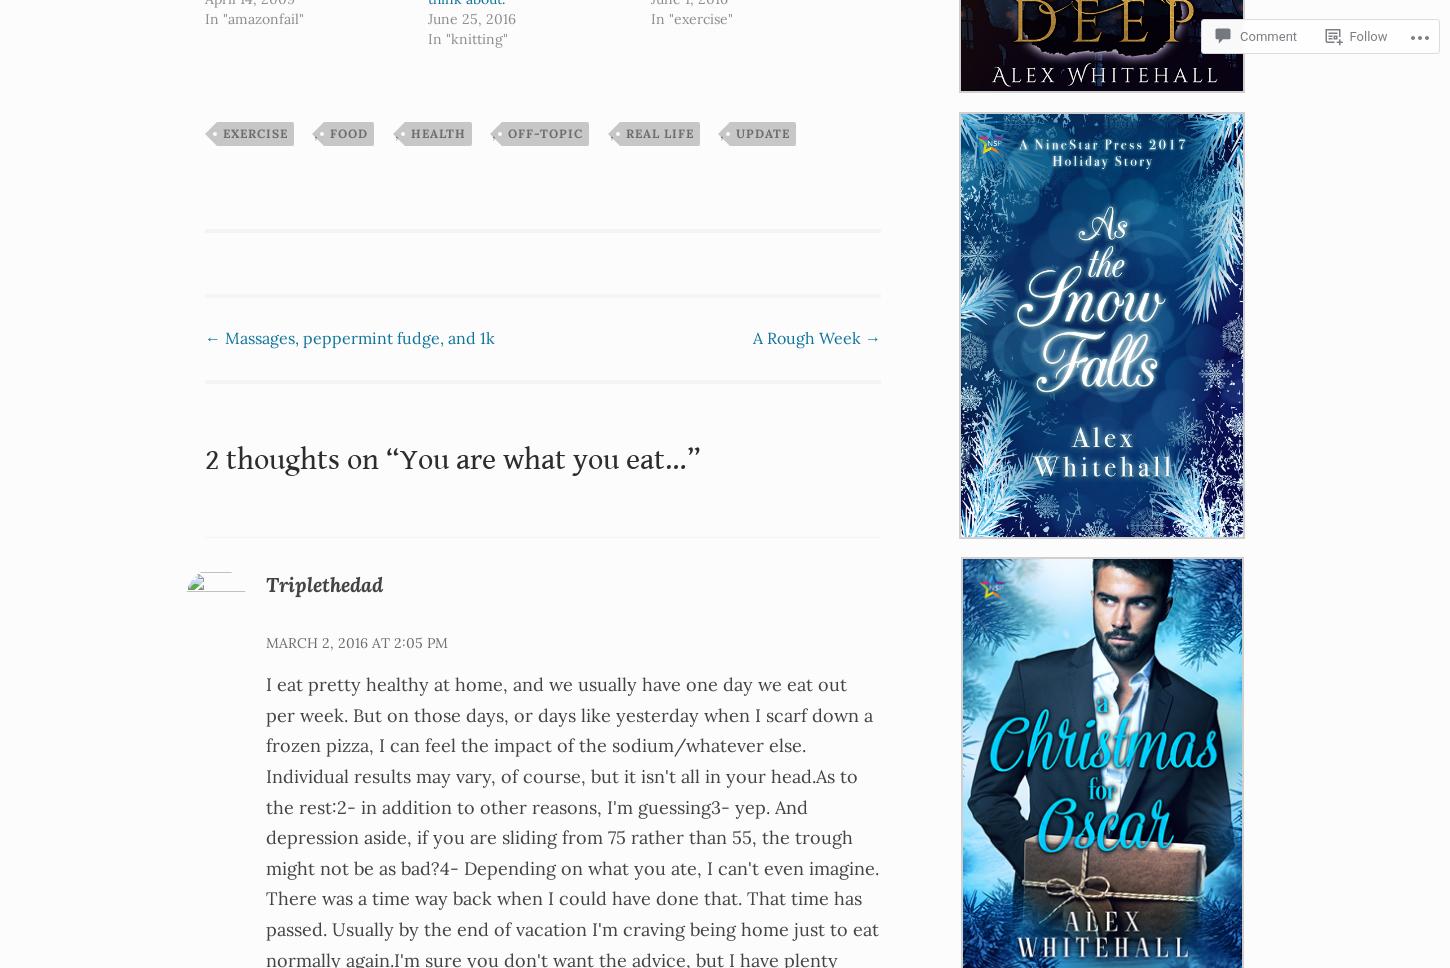  Describe the element at coordinates (658, 131) in the screenshot. I see `'real life'` at that location.